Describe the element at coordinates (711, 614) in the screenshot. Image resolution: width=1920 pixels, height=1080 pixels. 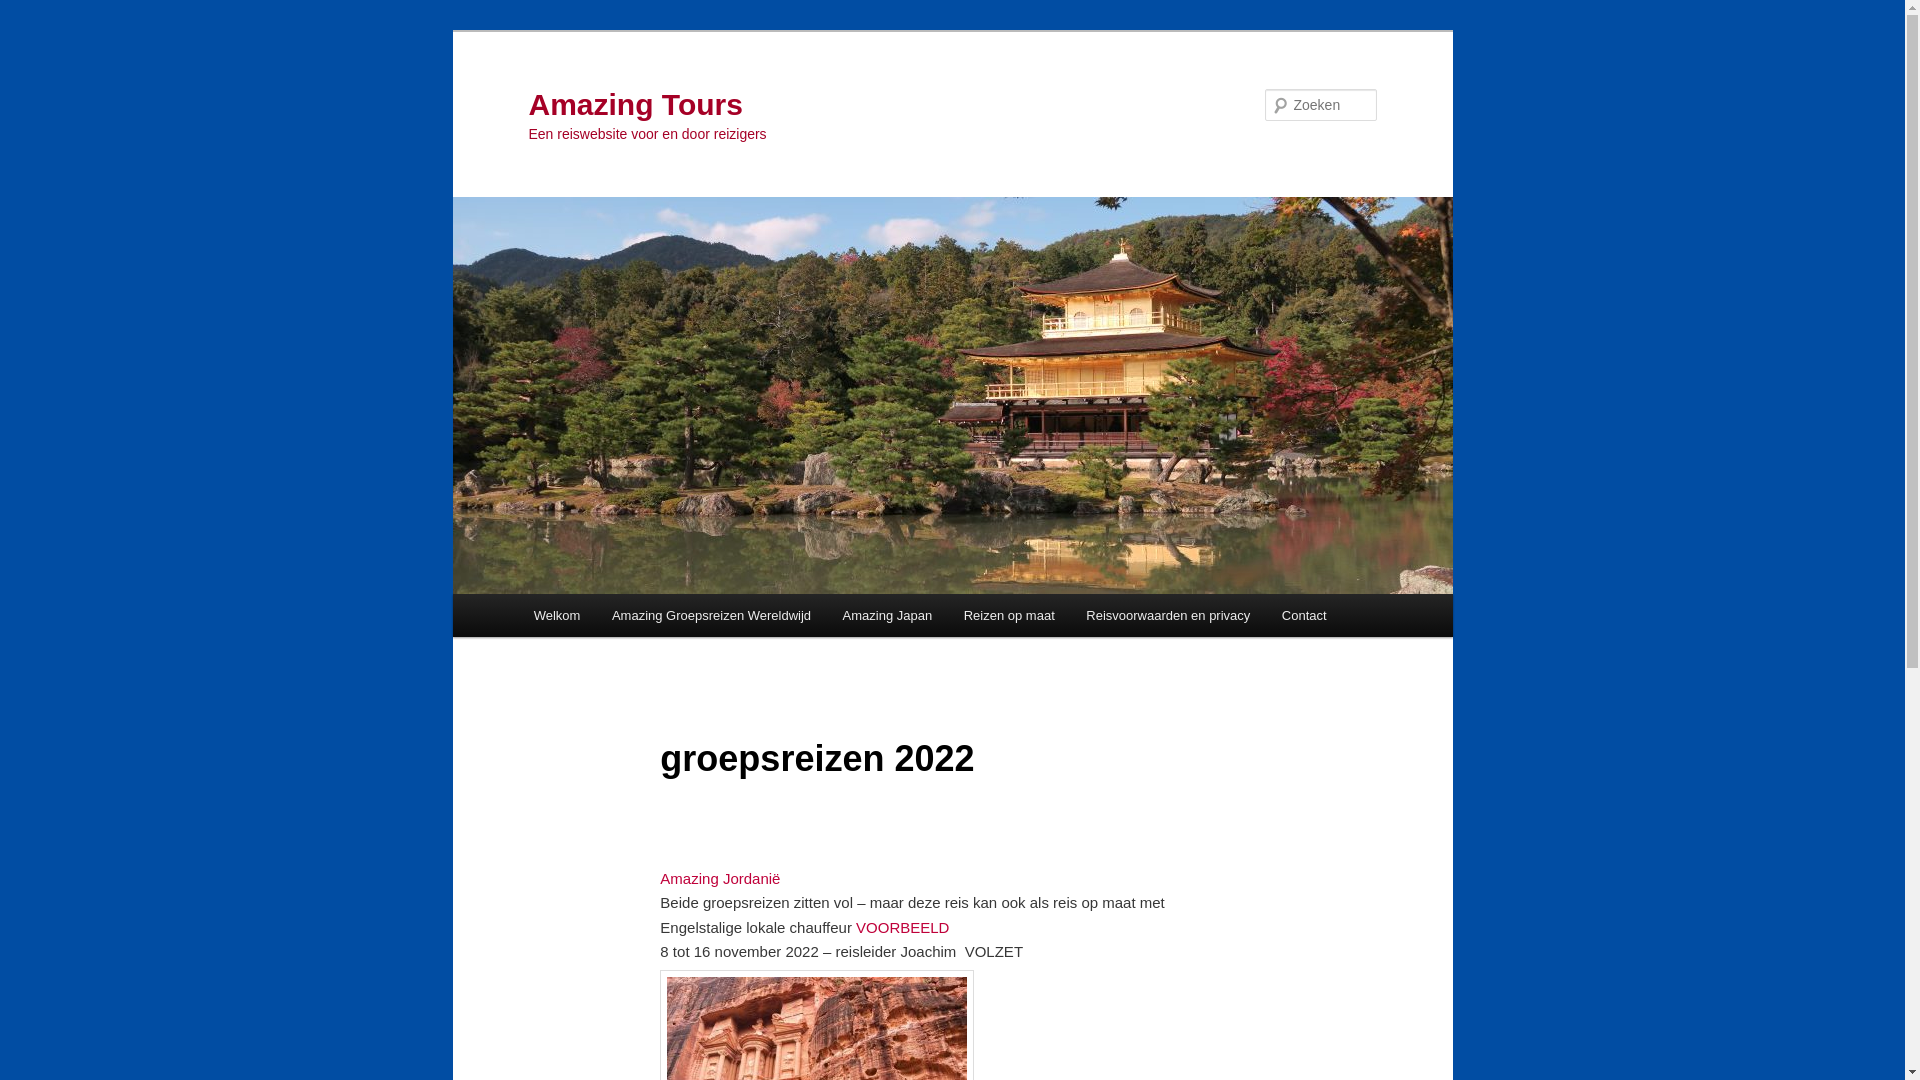
I see `'Amazing Groepsreizen Wereldwijd'` at that location.